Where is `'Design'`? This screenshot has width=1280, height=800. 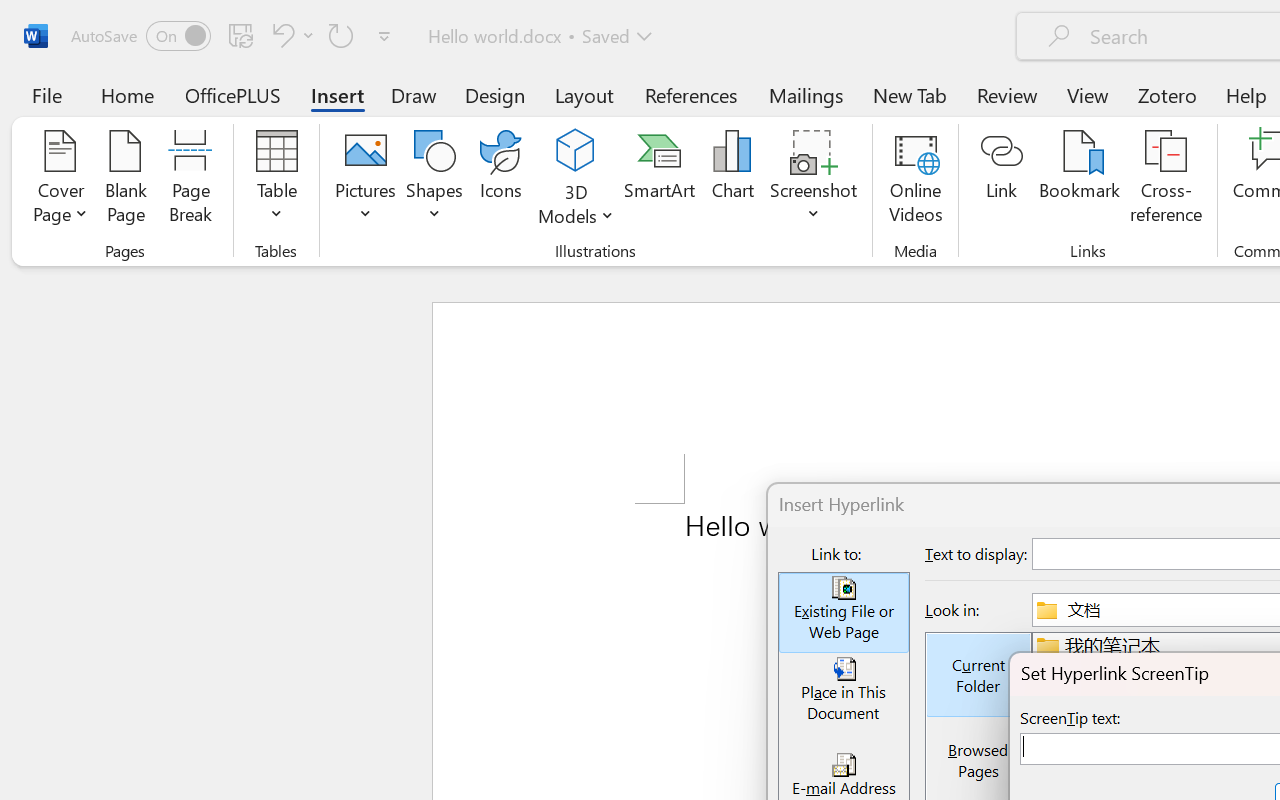 'Design' is located at coordinates (495, 94).